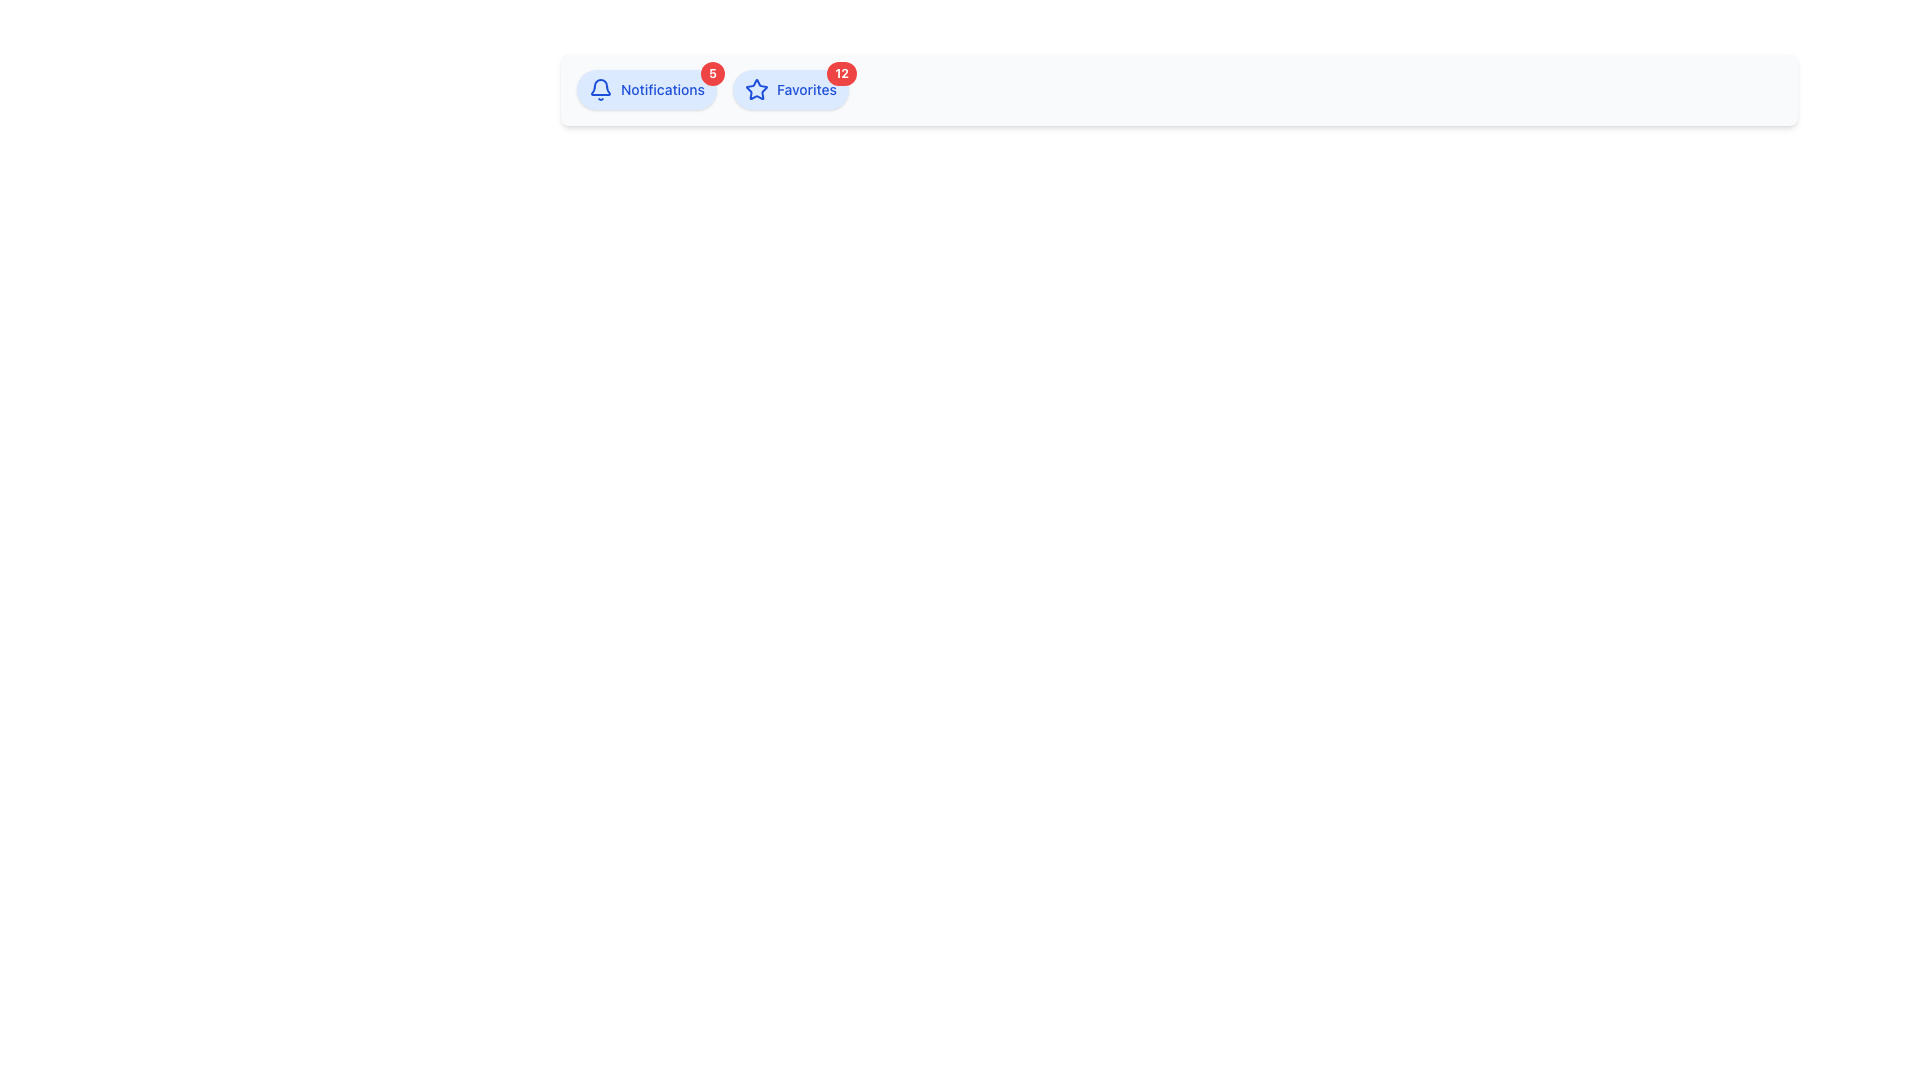 Image resolution: width=1920 pixels, height=1080 pixels. I want to click on the numerical notification badge with the red background containing the number '12', so click(841, 72).